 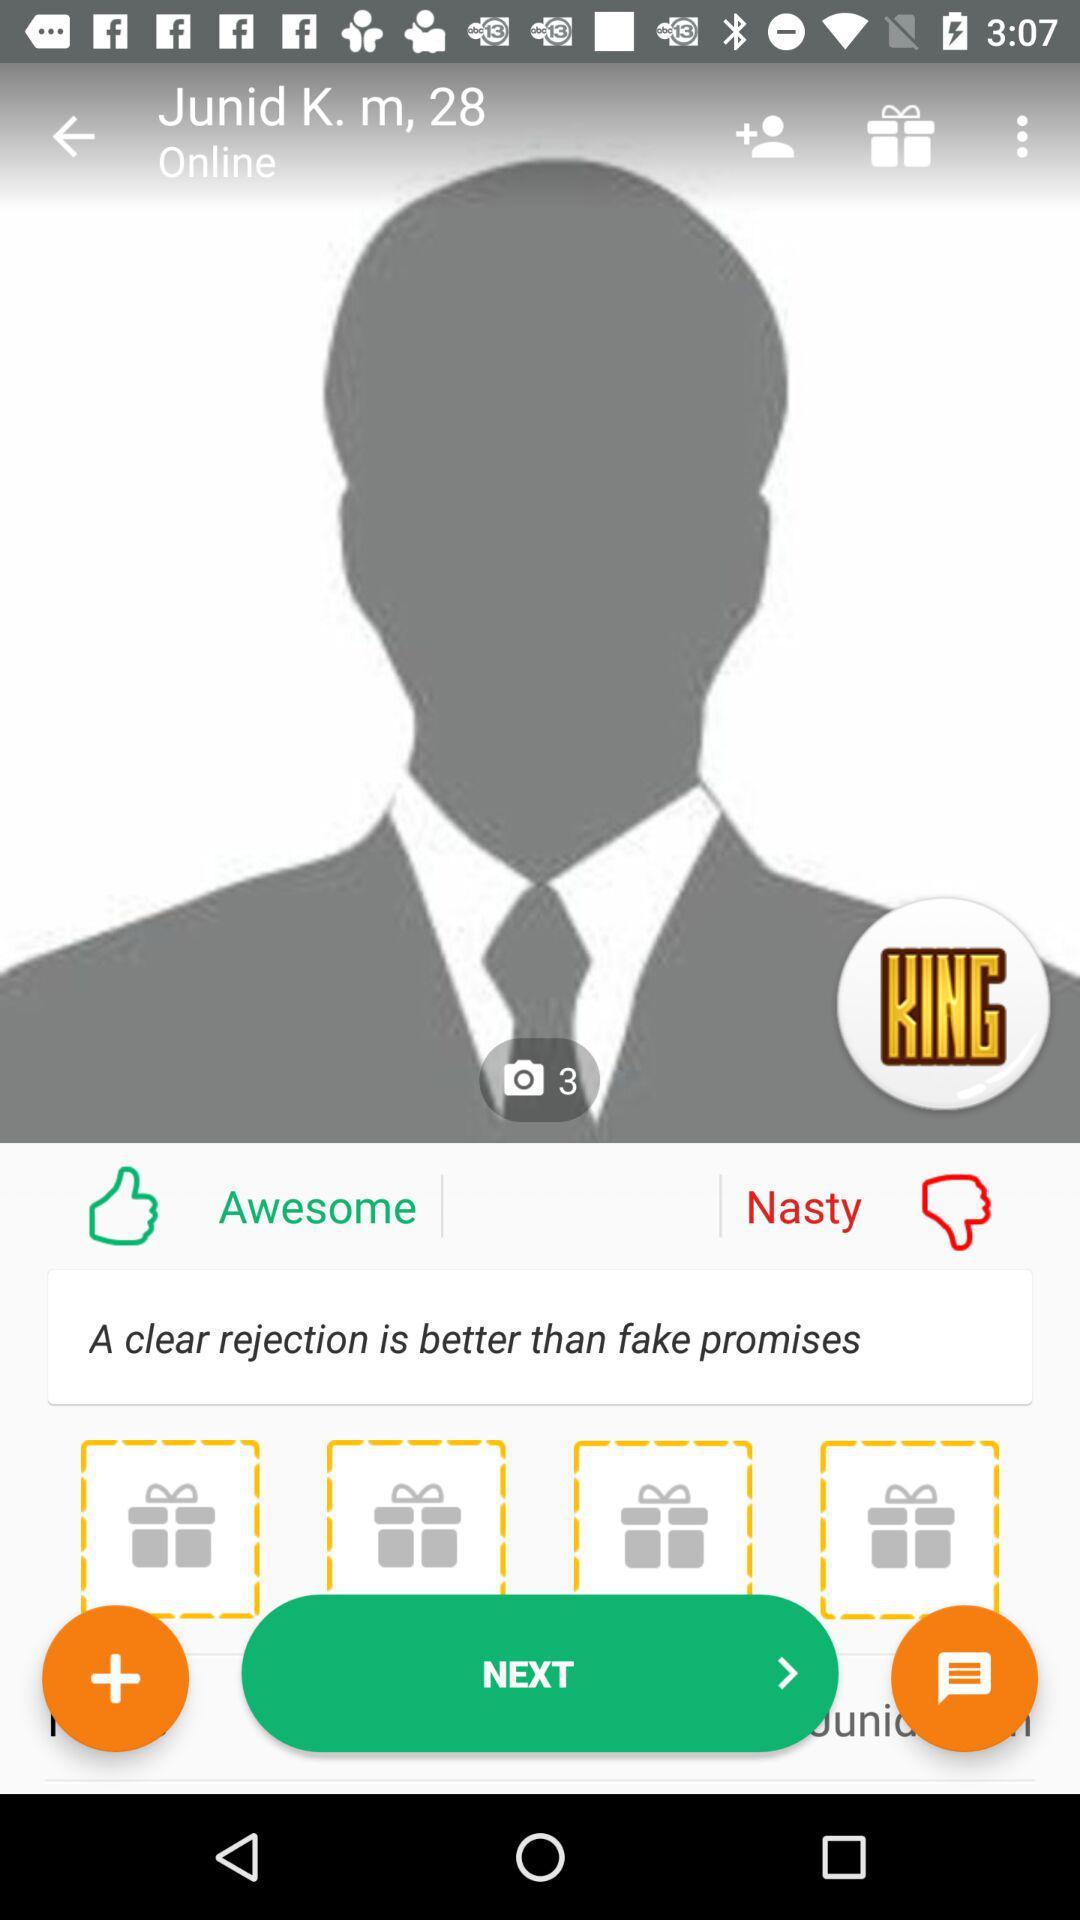 What do you see at coordinates (662, 1528) in the screenshot?
I see `the item above name` at bounding box center [662, 1528].